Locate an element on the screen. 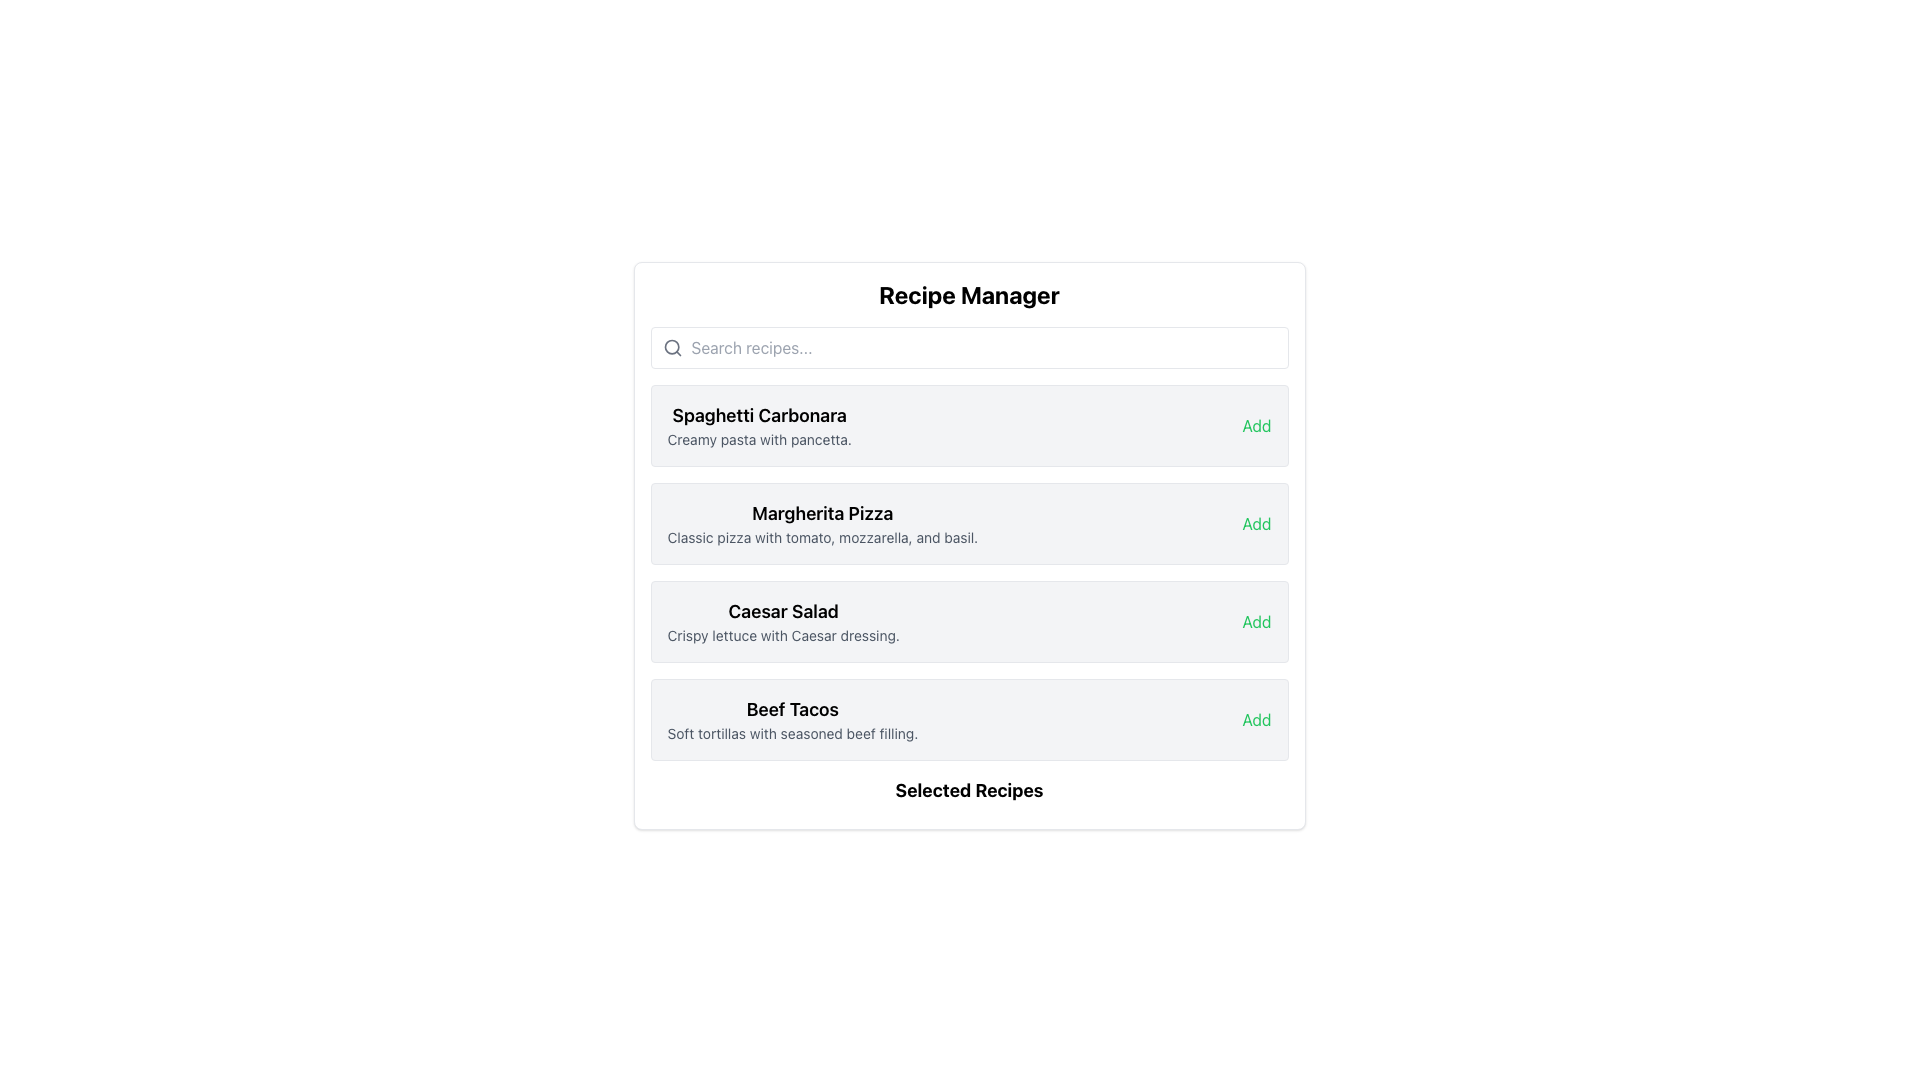 Image resolution: width=1920 pixels, height=1080 pixels. displayed information from the Text Display Block that describes a pizza option, which is the second item in the list, positioned between 'Spaghetti Carbonara' and 'Caesar Salad.' is located at coordinates (822, 523).